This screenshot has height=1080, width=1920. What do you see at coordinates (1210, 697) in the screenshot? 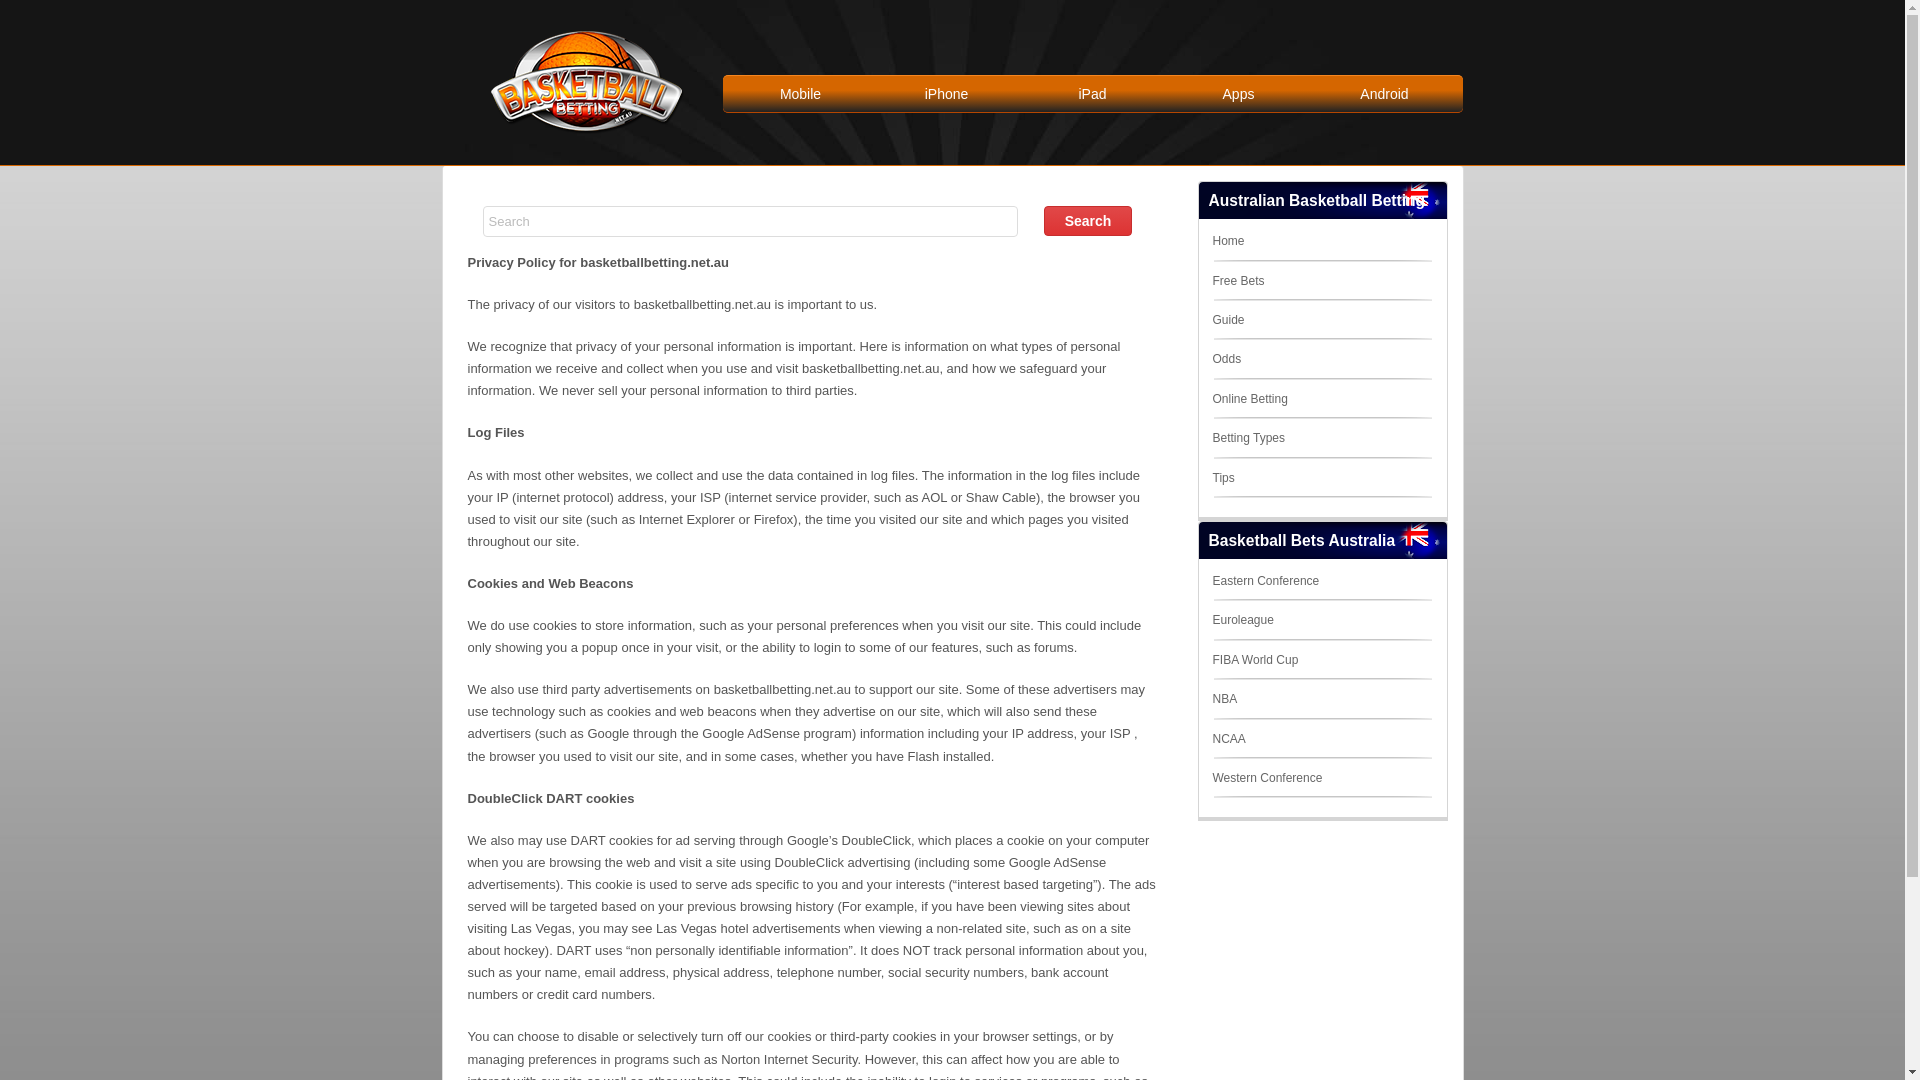
I see `'NBA'` at bounding box center [1210, 697].